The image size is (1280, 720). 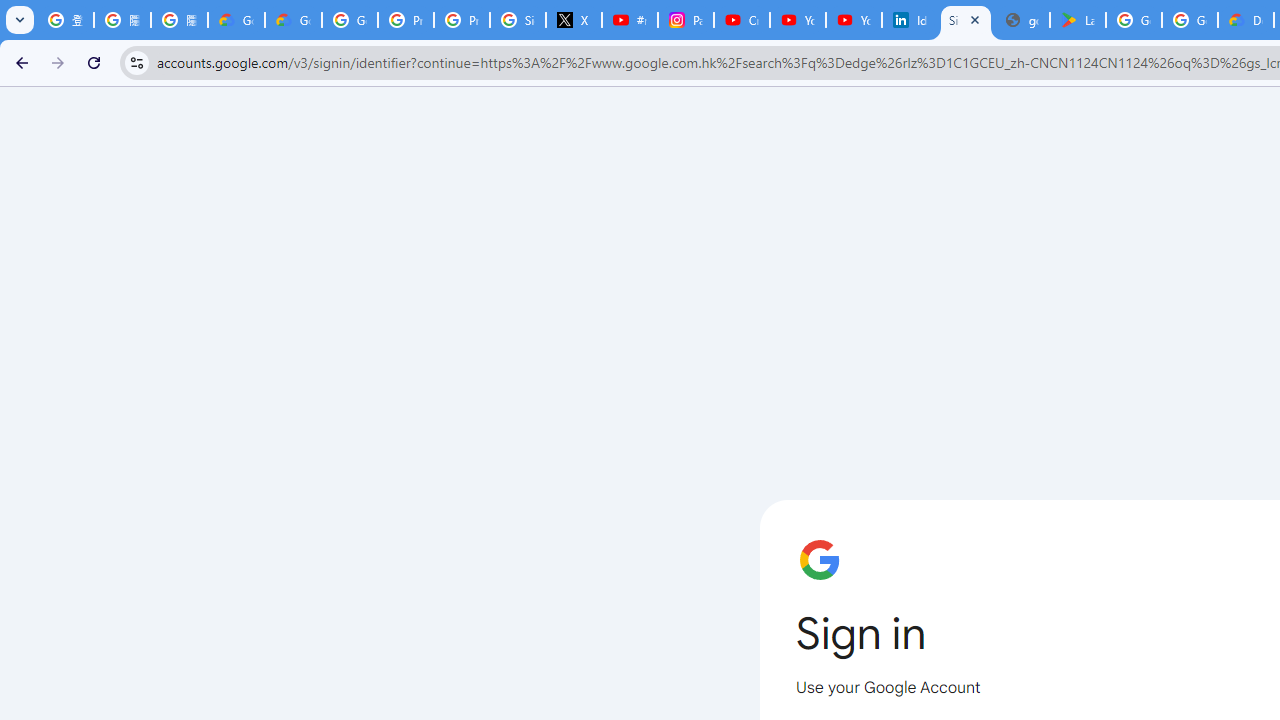 I want to click on 'X', so click(x=573, y=20).